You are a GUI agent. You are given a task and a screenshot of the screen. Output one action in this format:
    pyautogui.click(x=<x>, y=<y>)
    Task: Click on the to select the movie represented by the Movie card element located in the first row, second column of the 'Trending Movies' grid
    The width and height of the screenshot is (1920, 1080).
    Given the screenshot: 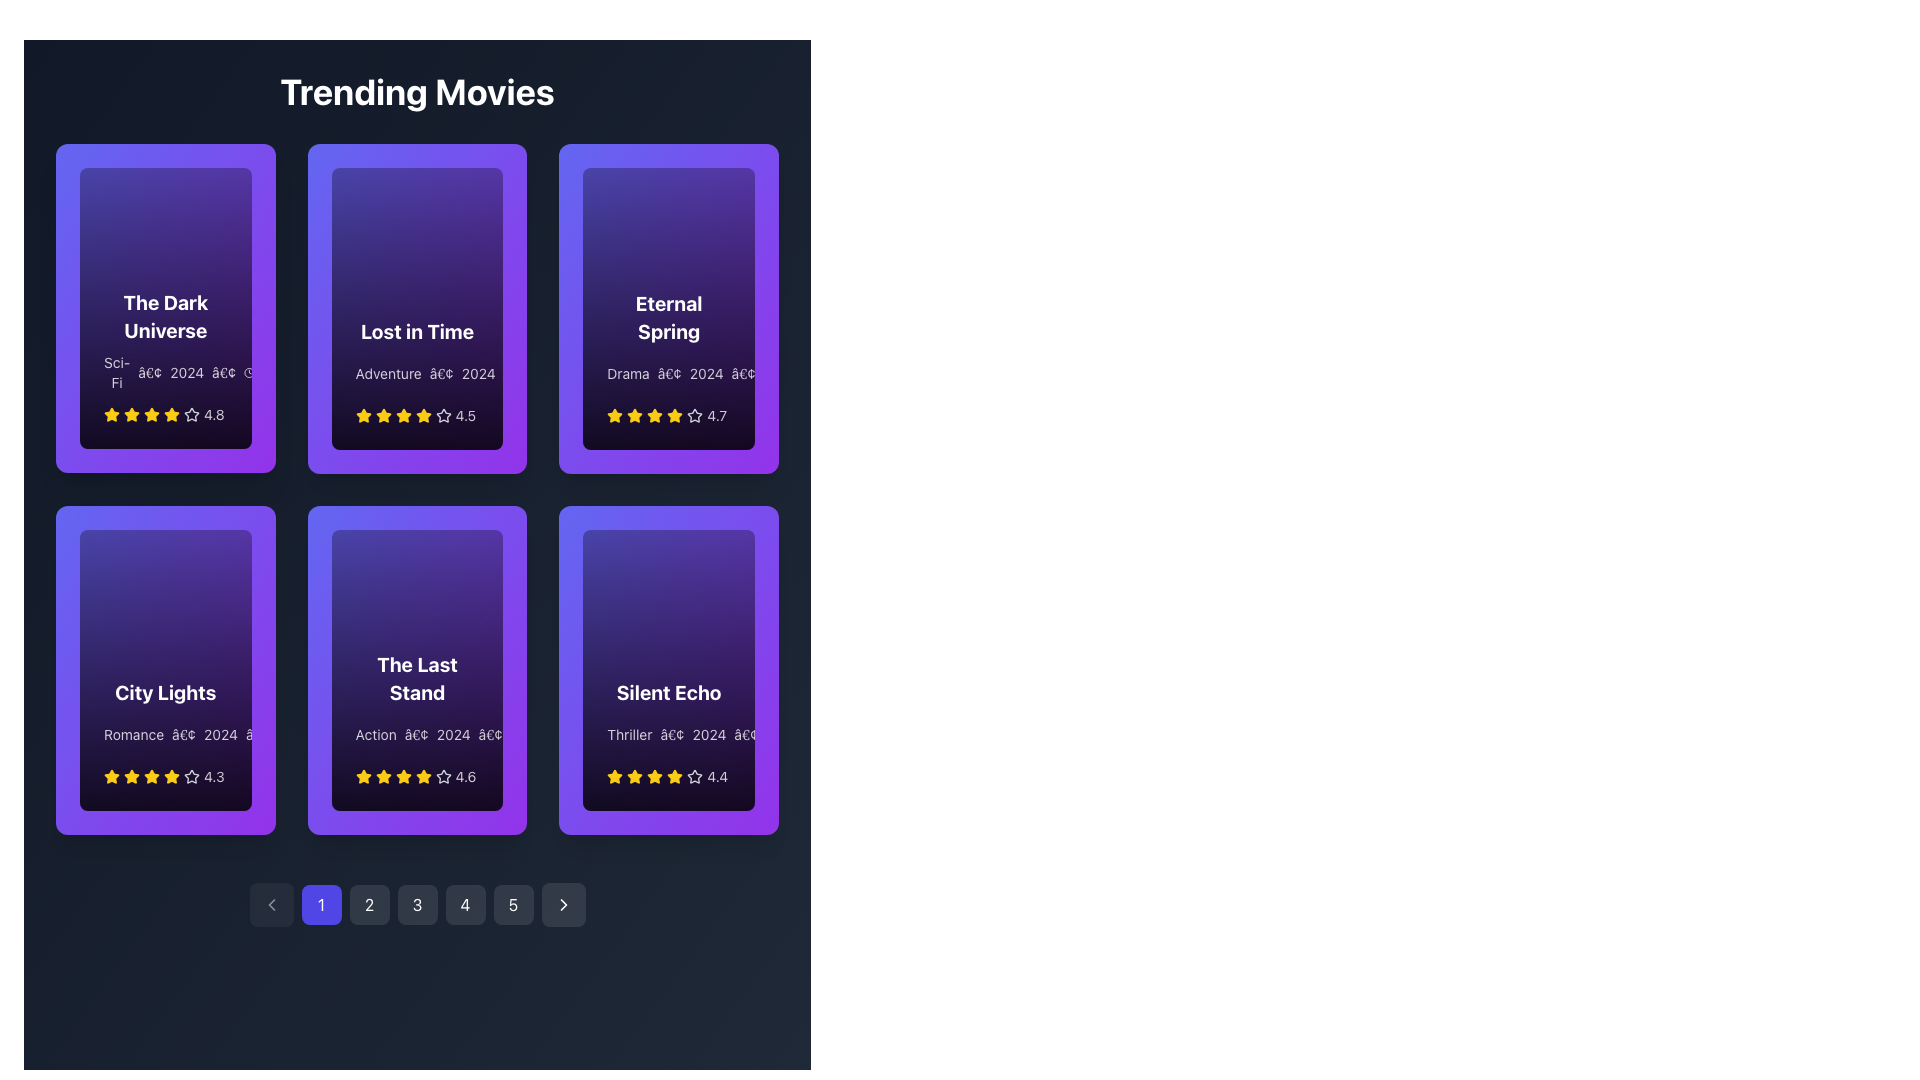 What is the action you would take?
    pyautogui.click(x=416, y=308)
    